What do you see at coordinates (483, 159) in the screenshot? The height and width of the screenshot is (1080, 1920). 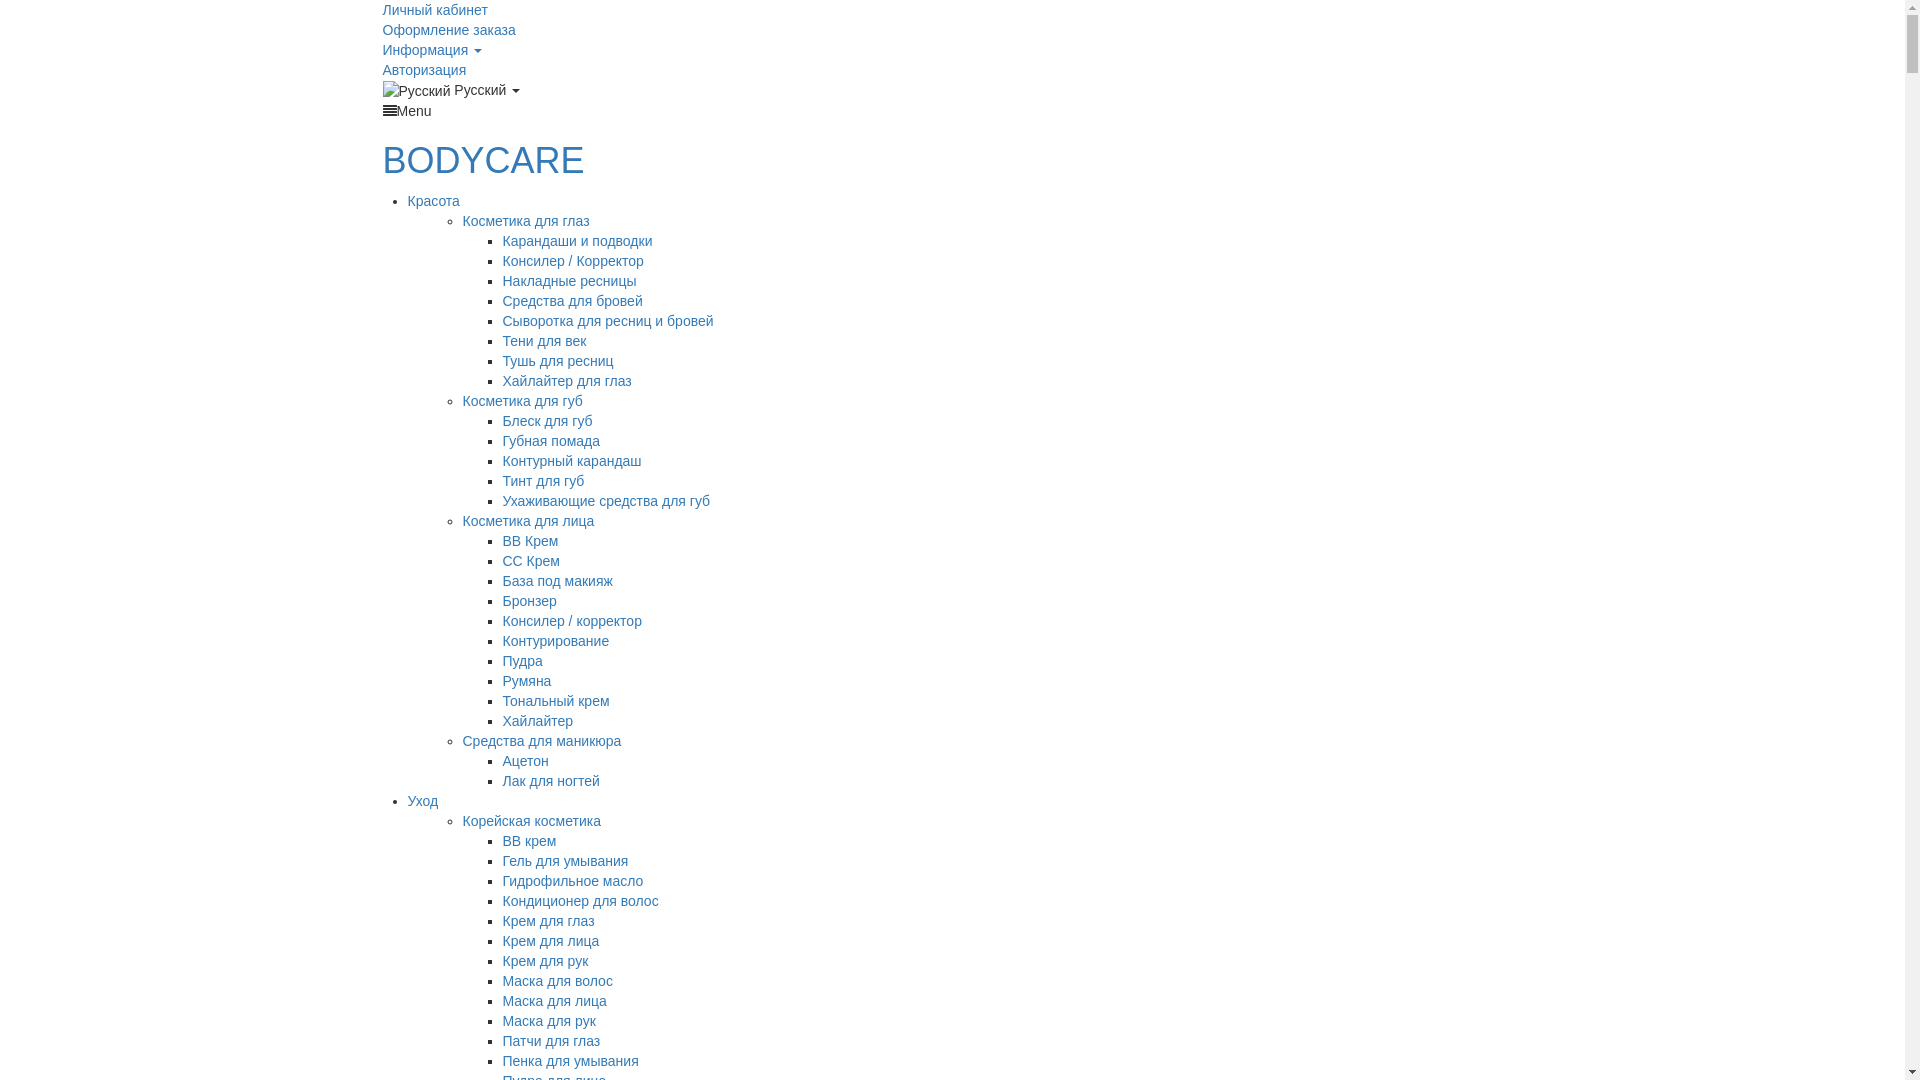 I see `'BODYCARE'` at bounding box center [483, 159].